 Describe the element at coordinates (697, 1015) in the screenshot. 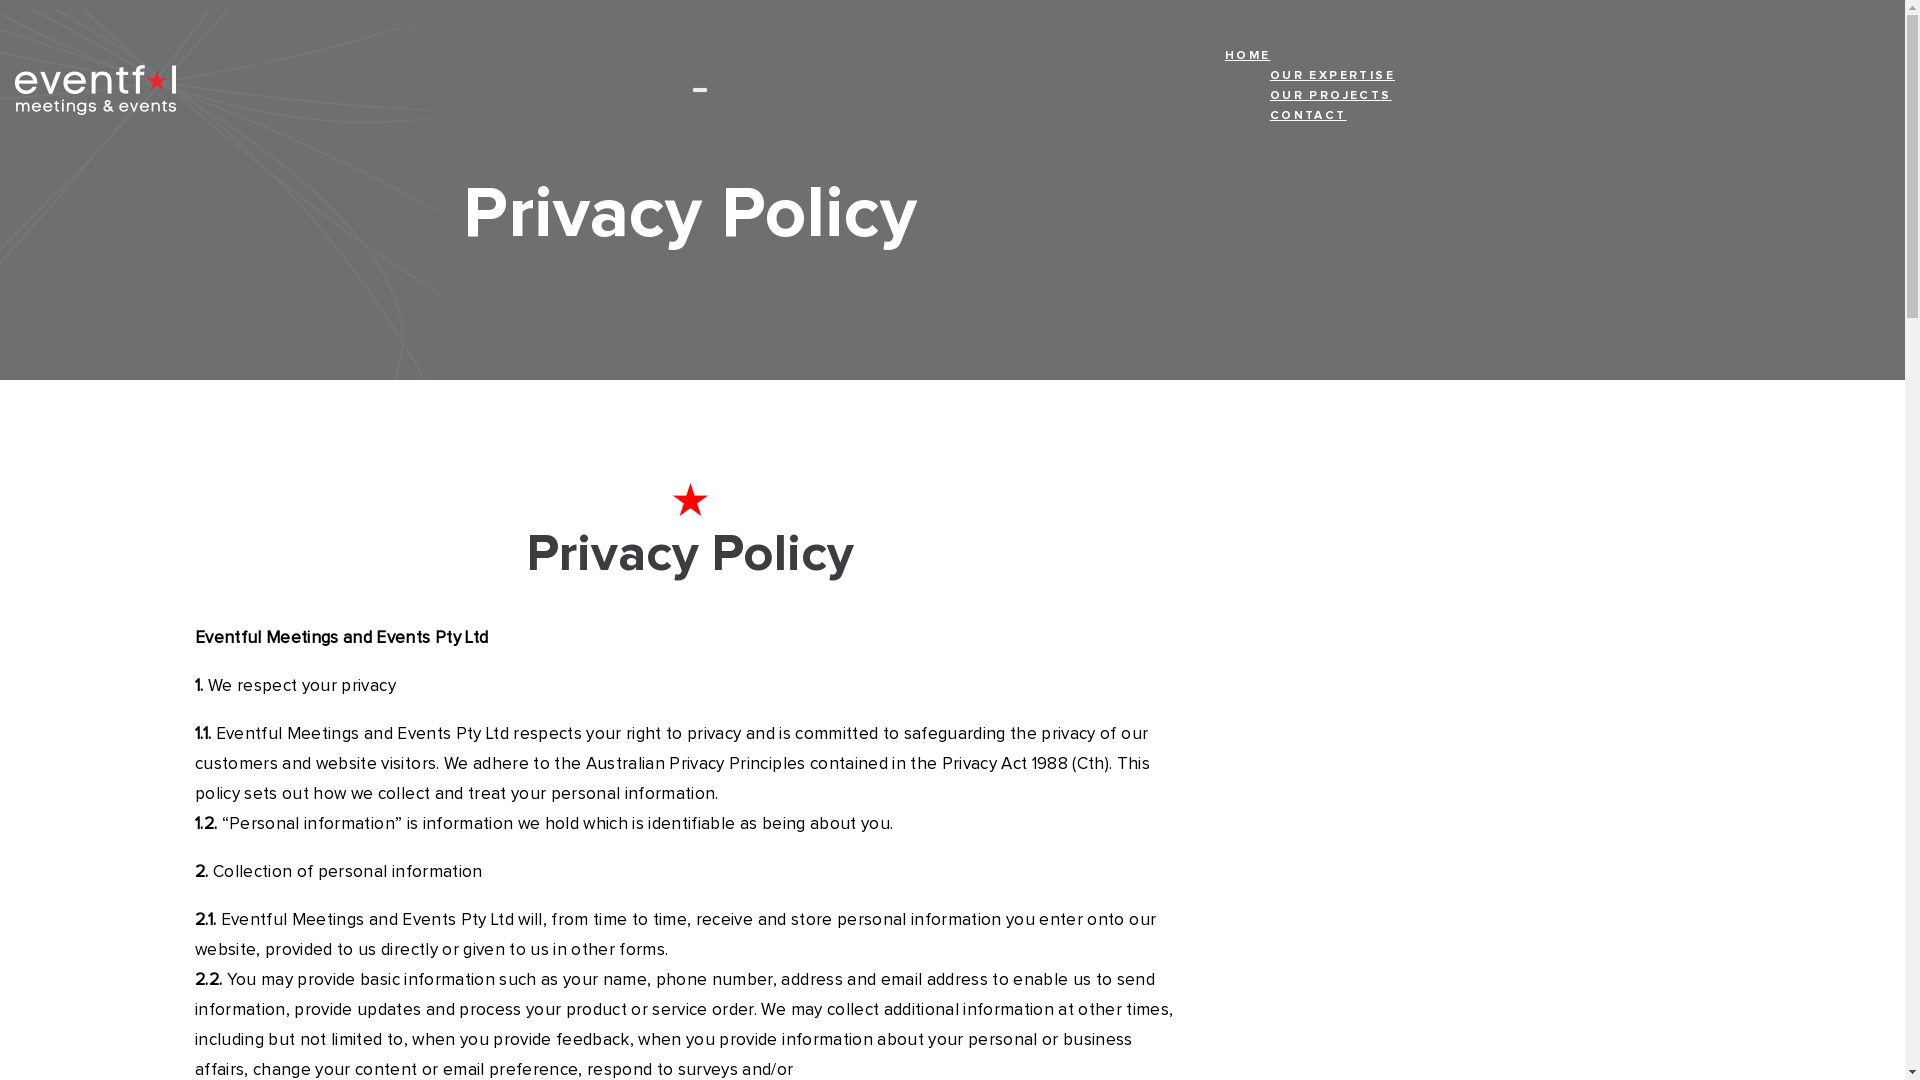

I see `'+61 2 9690 2699'` at that location.